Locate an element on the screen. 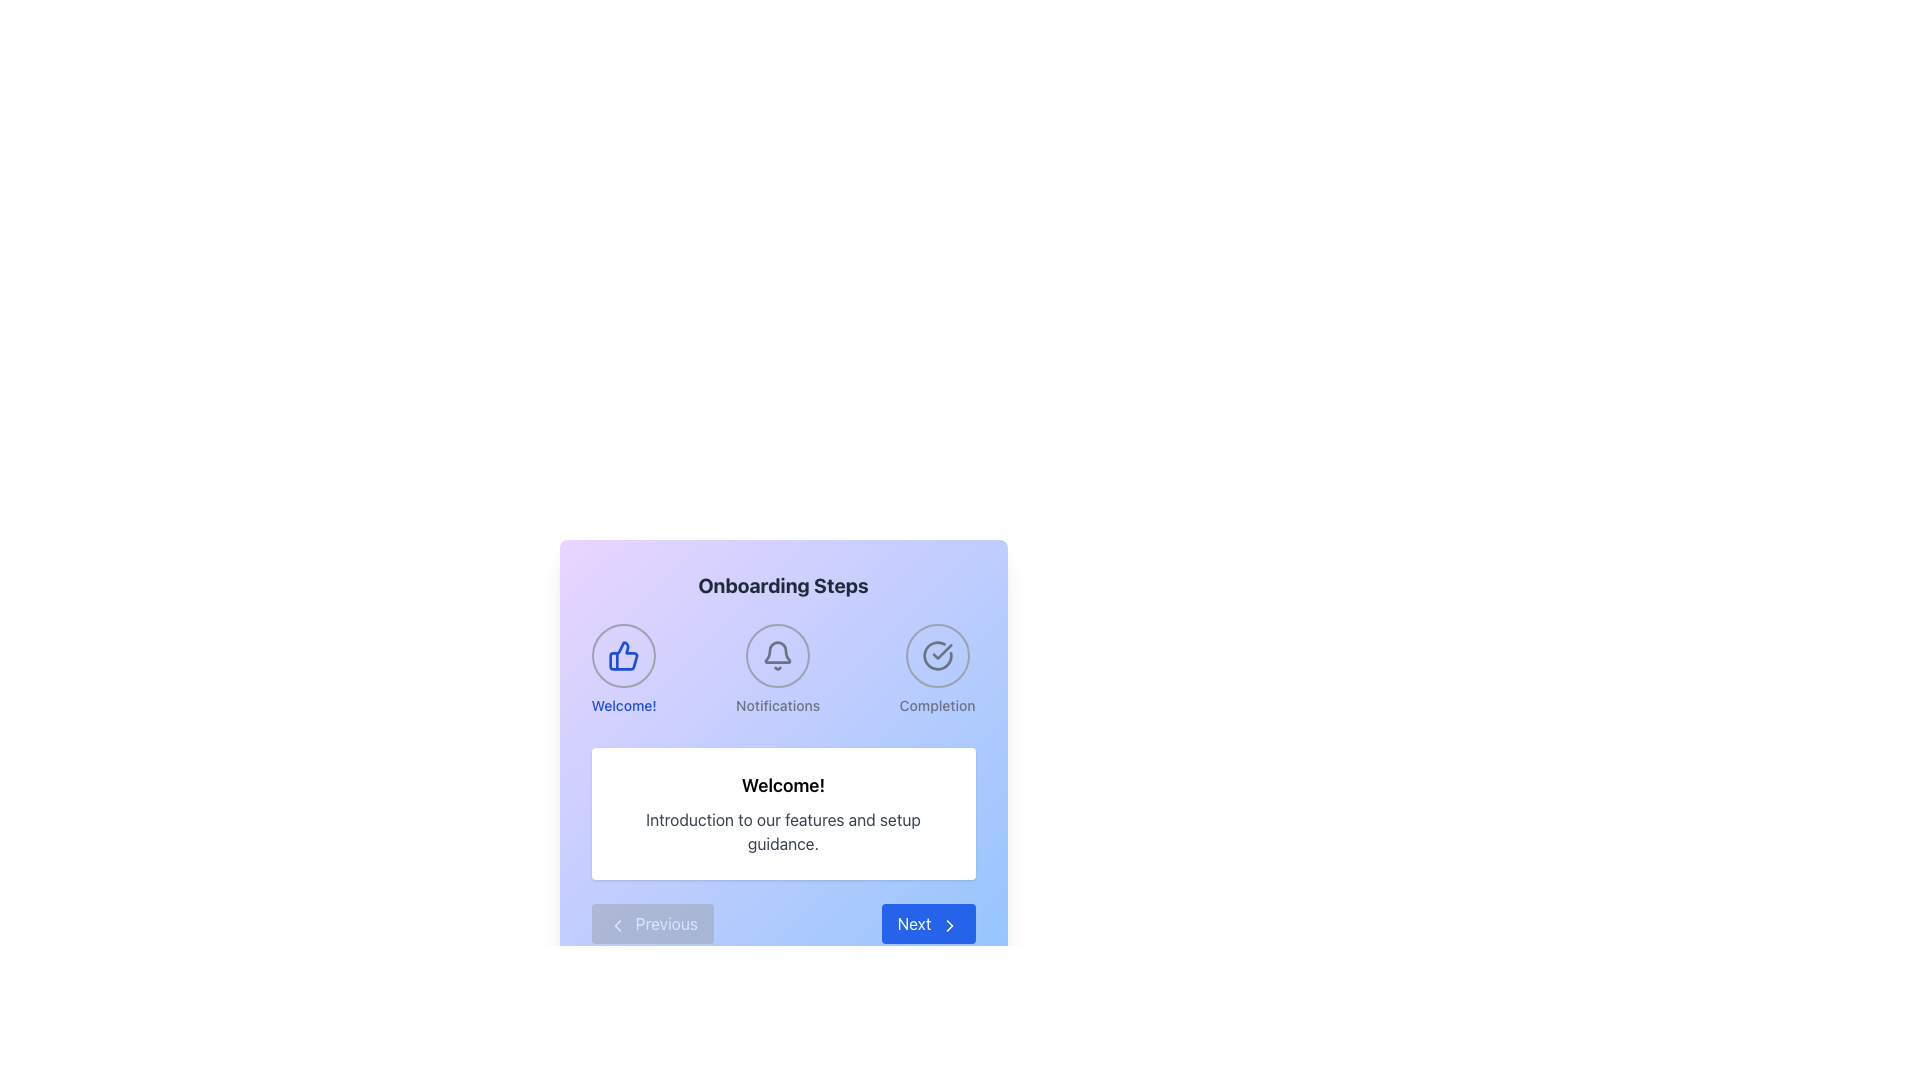  the 'Completion' icon, which features a circular outline with a checkmark inside, located in the 'Onboarding Steps' section to the right of 'Welcome!' and 'Notifications' is located at coordinates (936, 670).